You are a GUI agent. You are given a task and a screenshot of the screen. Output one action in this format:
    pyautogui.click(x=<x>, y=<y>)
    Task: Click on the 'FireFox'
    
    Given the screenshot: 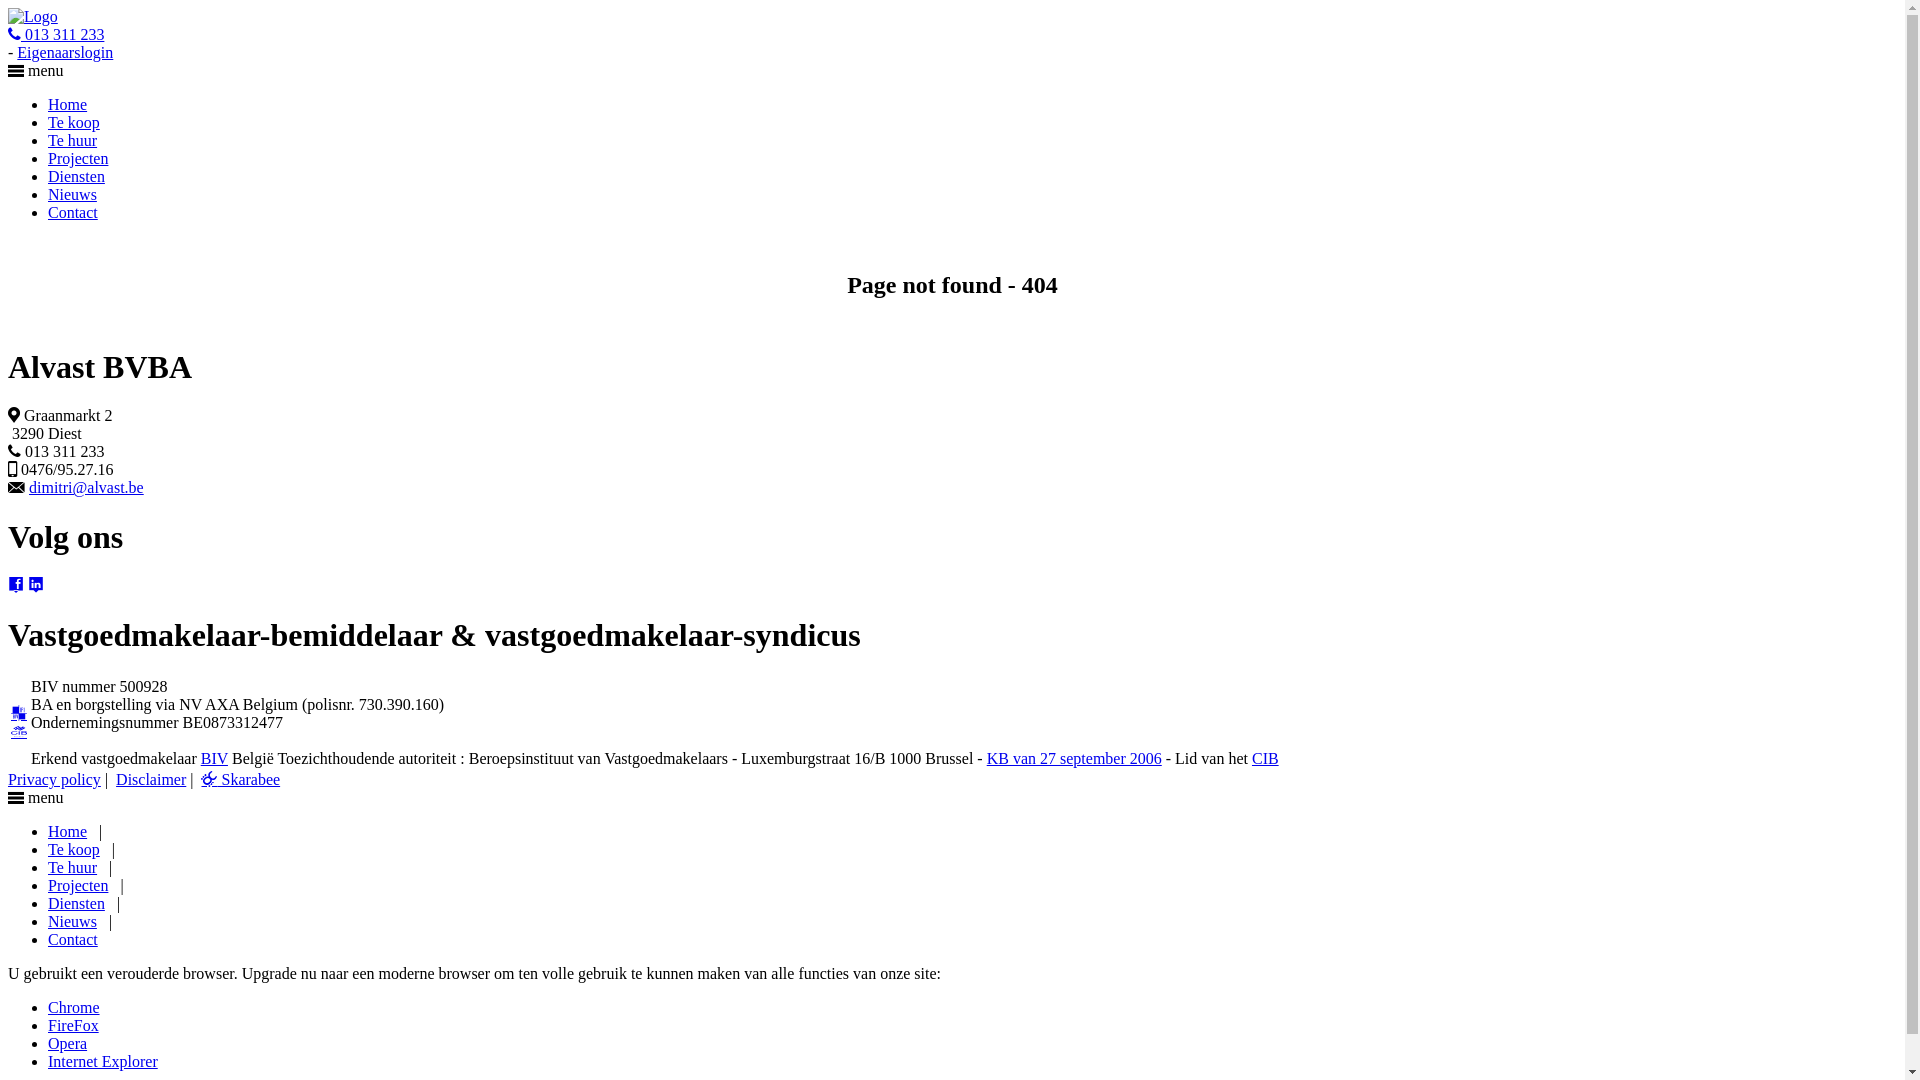 What is the action you would take?
    pyautogui.click(x=73, y=1025)
    